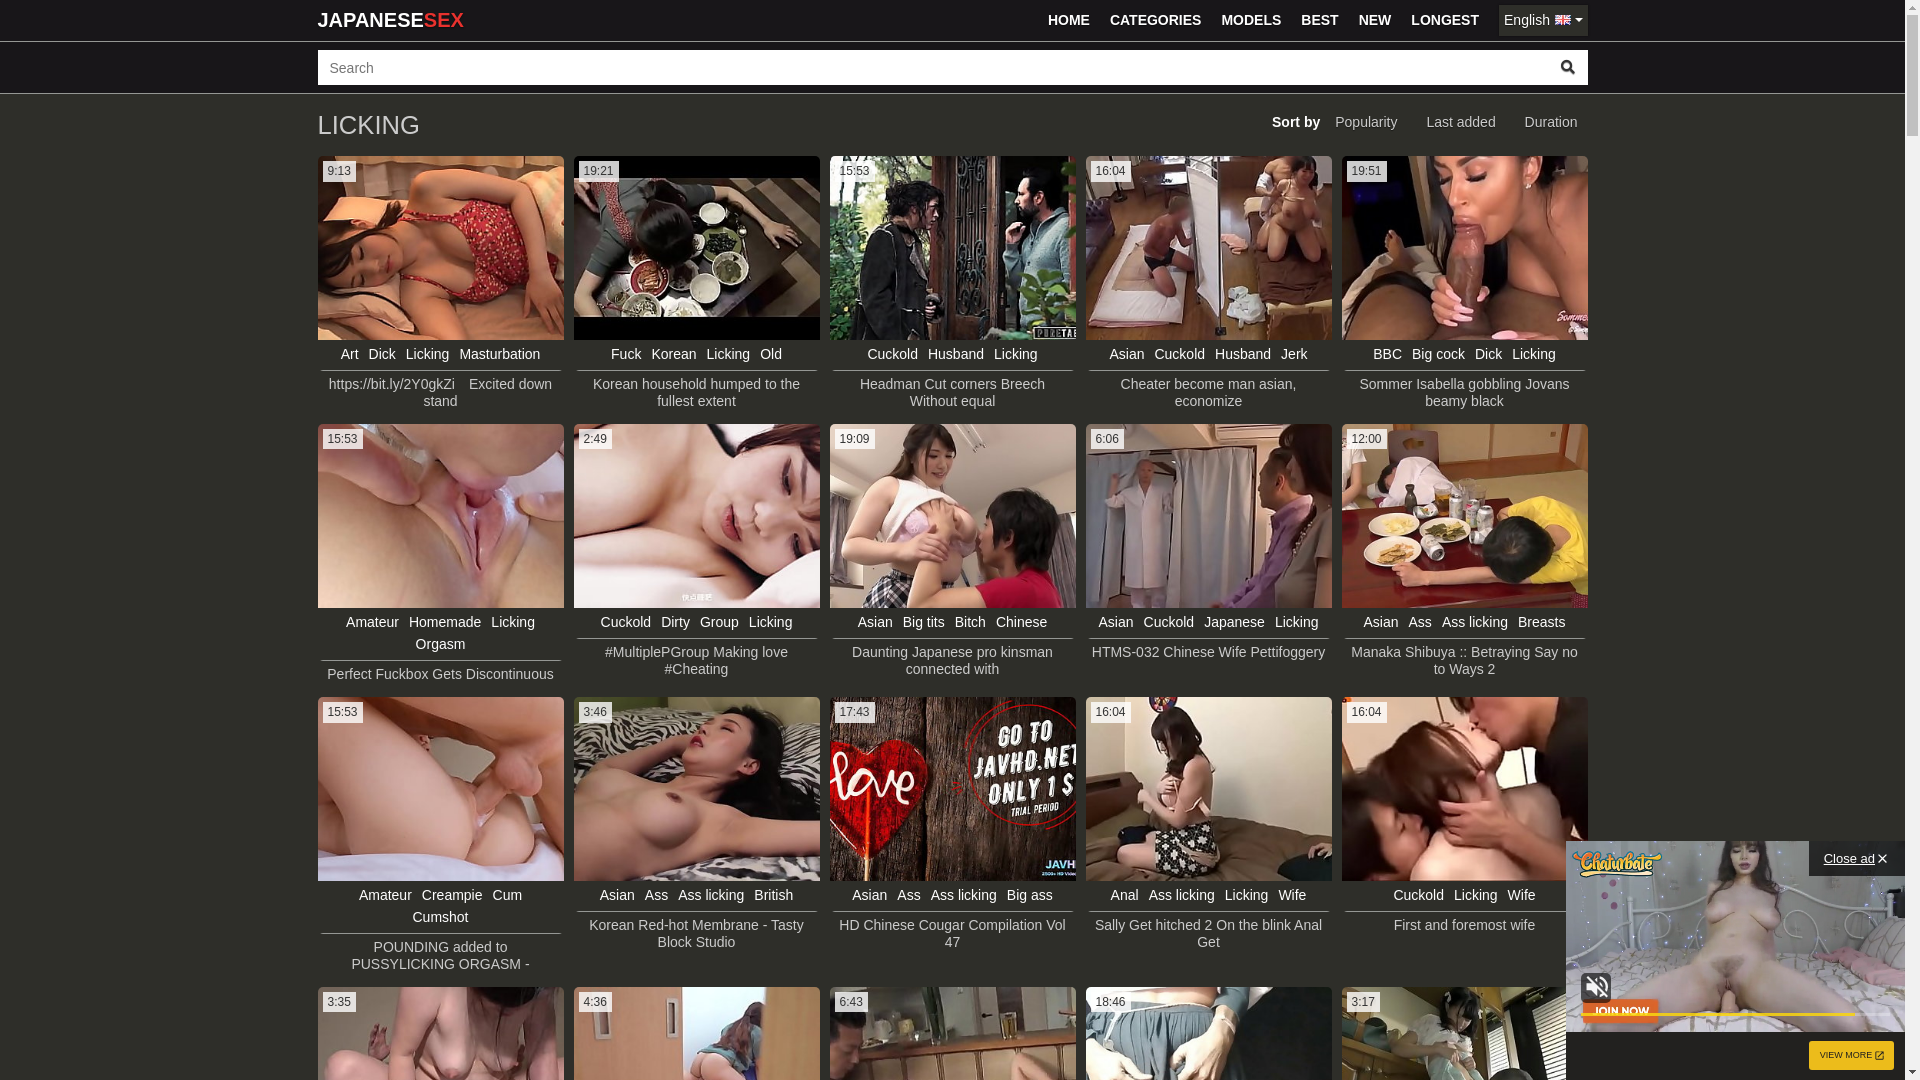 Image resolution: width=1920 pixels, height=1080 pixels. Describe the element at coordinates (1294, 353) in the screenshot. I see `'Jerk'` at that location.